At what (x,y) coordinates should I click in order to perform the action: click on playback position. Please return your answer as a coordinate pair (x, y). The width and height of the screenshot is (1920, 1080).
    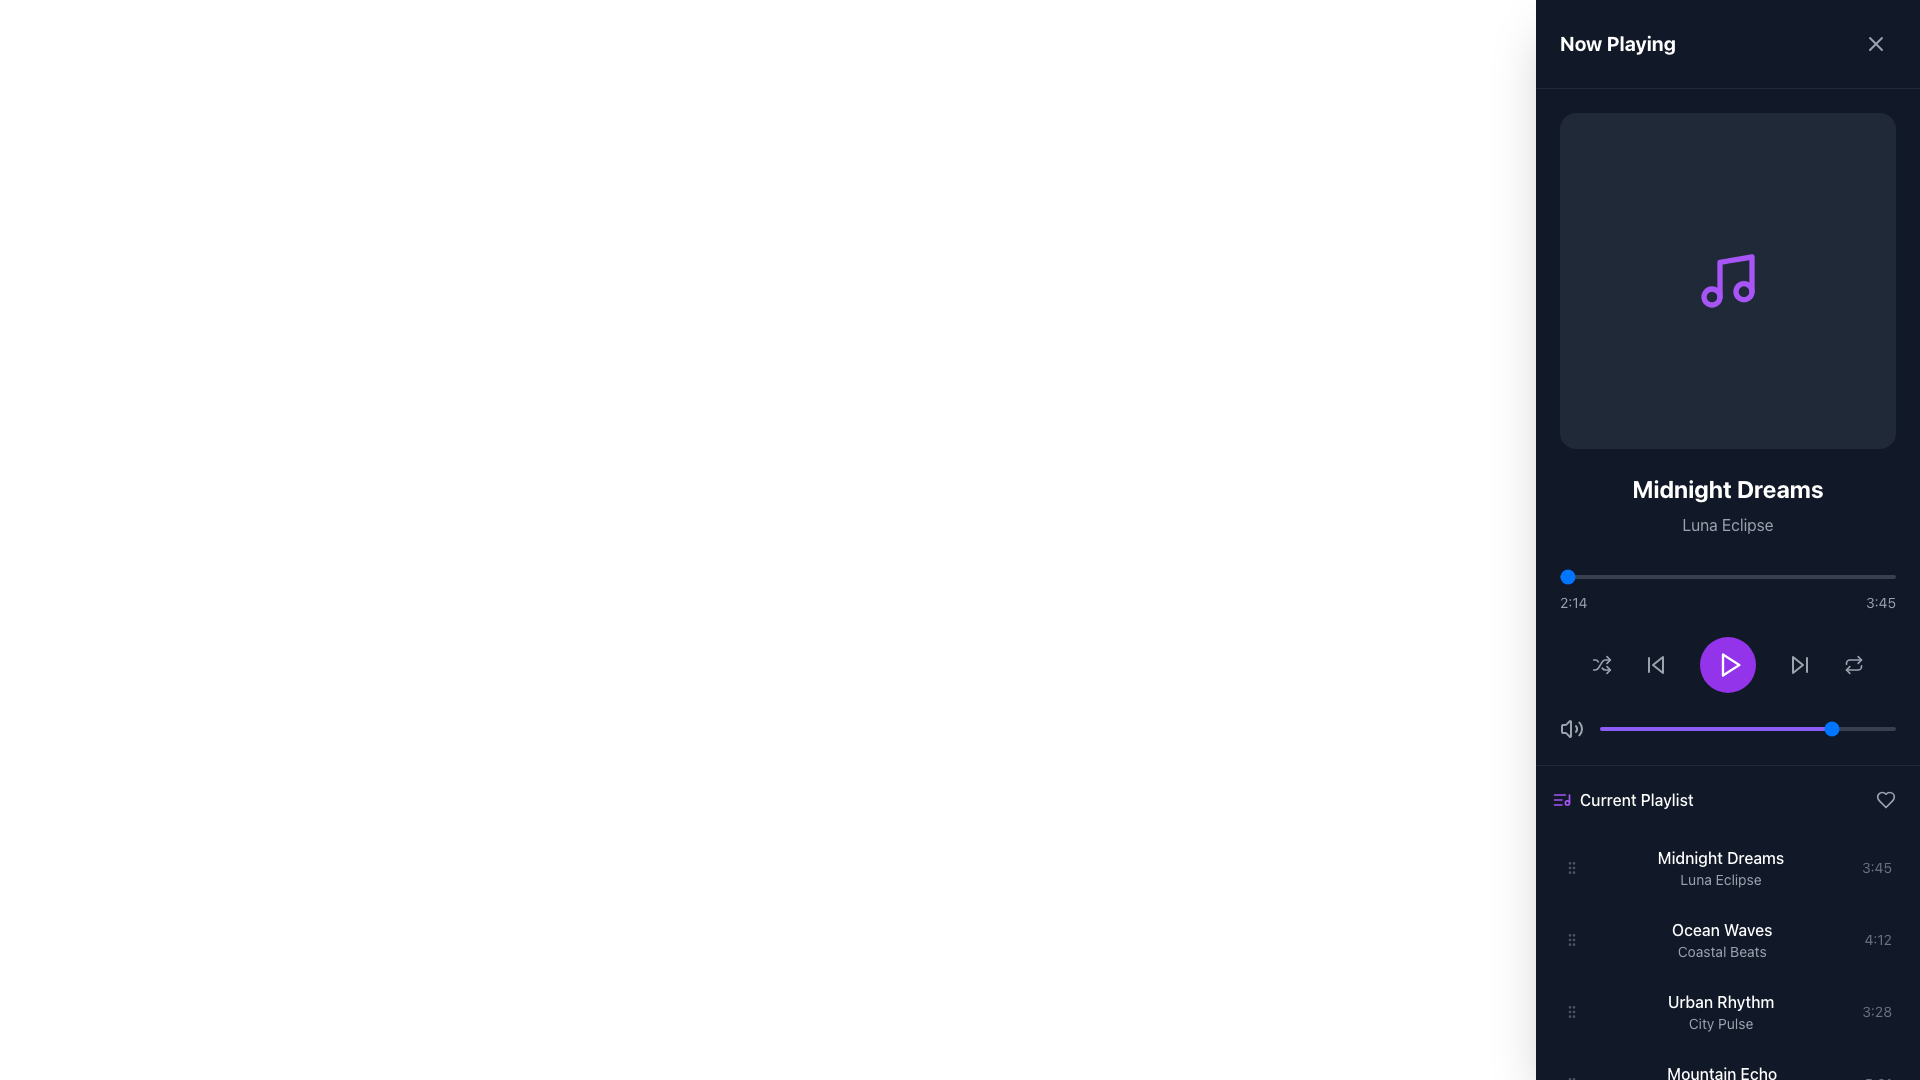
    Looking at the image, I should click on (1647, 577).